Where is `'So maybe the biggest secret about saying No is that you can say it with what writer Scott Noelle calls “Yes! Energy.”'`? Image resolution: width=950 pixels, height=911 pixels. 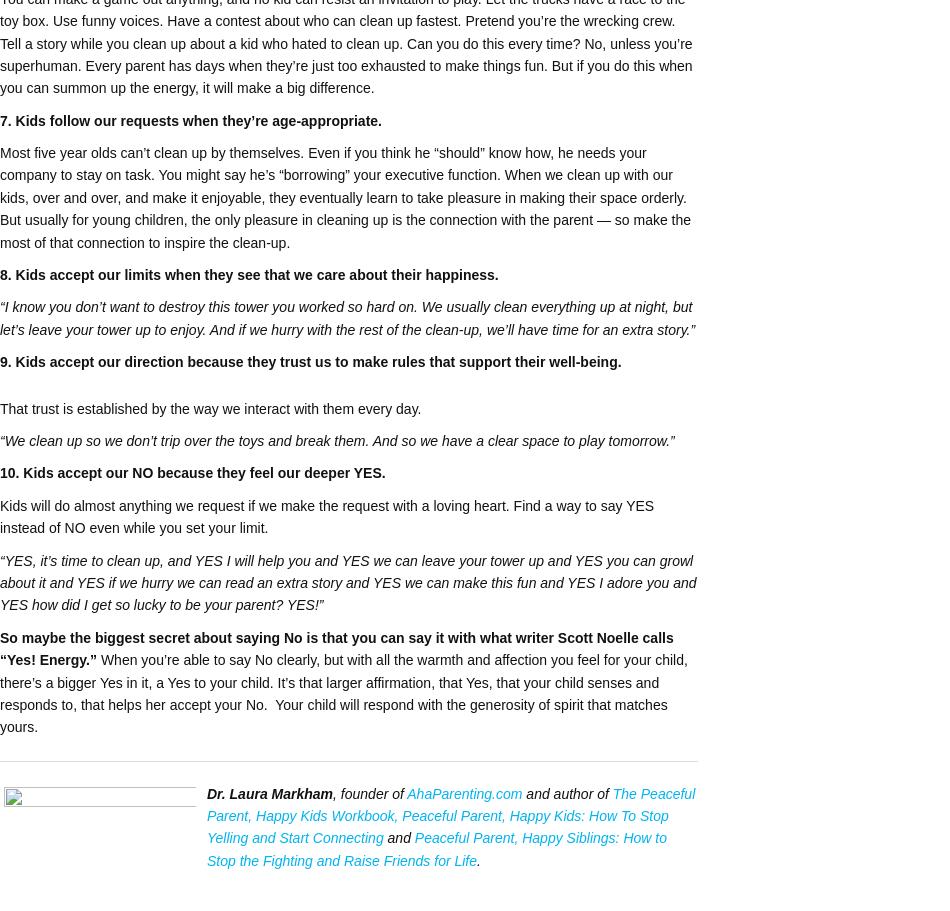
'So maybe the biggest secret about saying No is that you can say it with what writer Scott Noelle calls “Yes! Energy.”' is located at coordinates (335, 648).